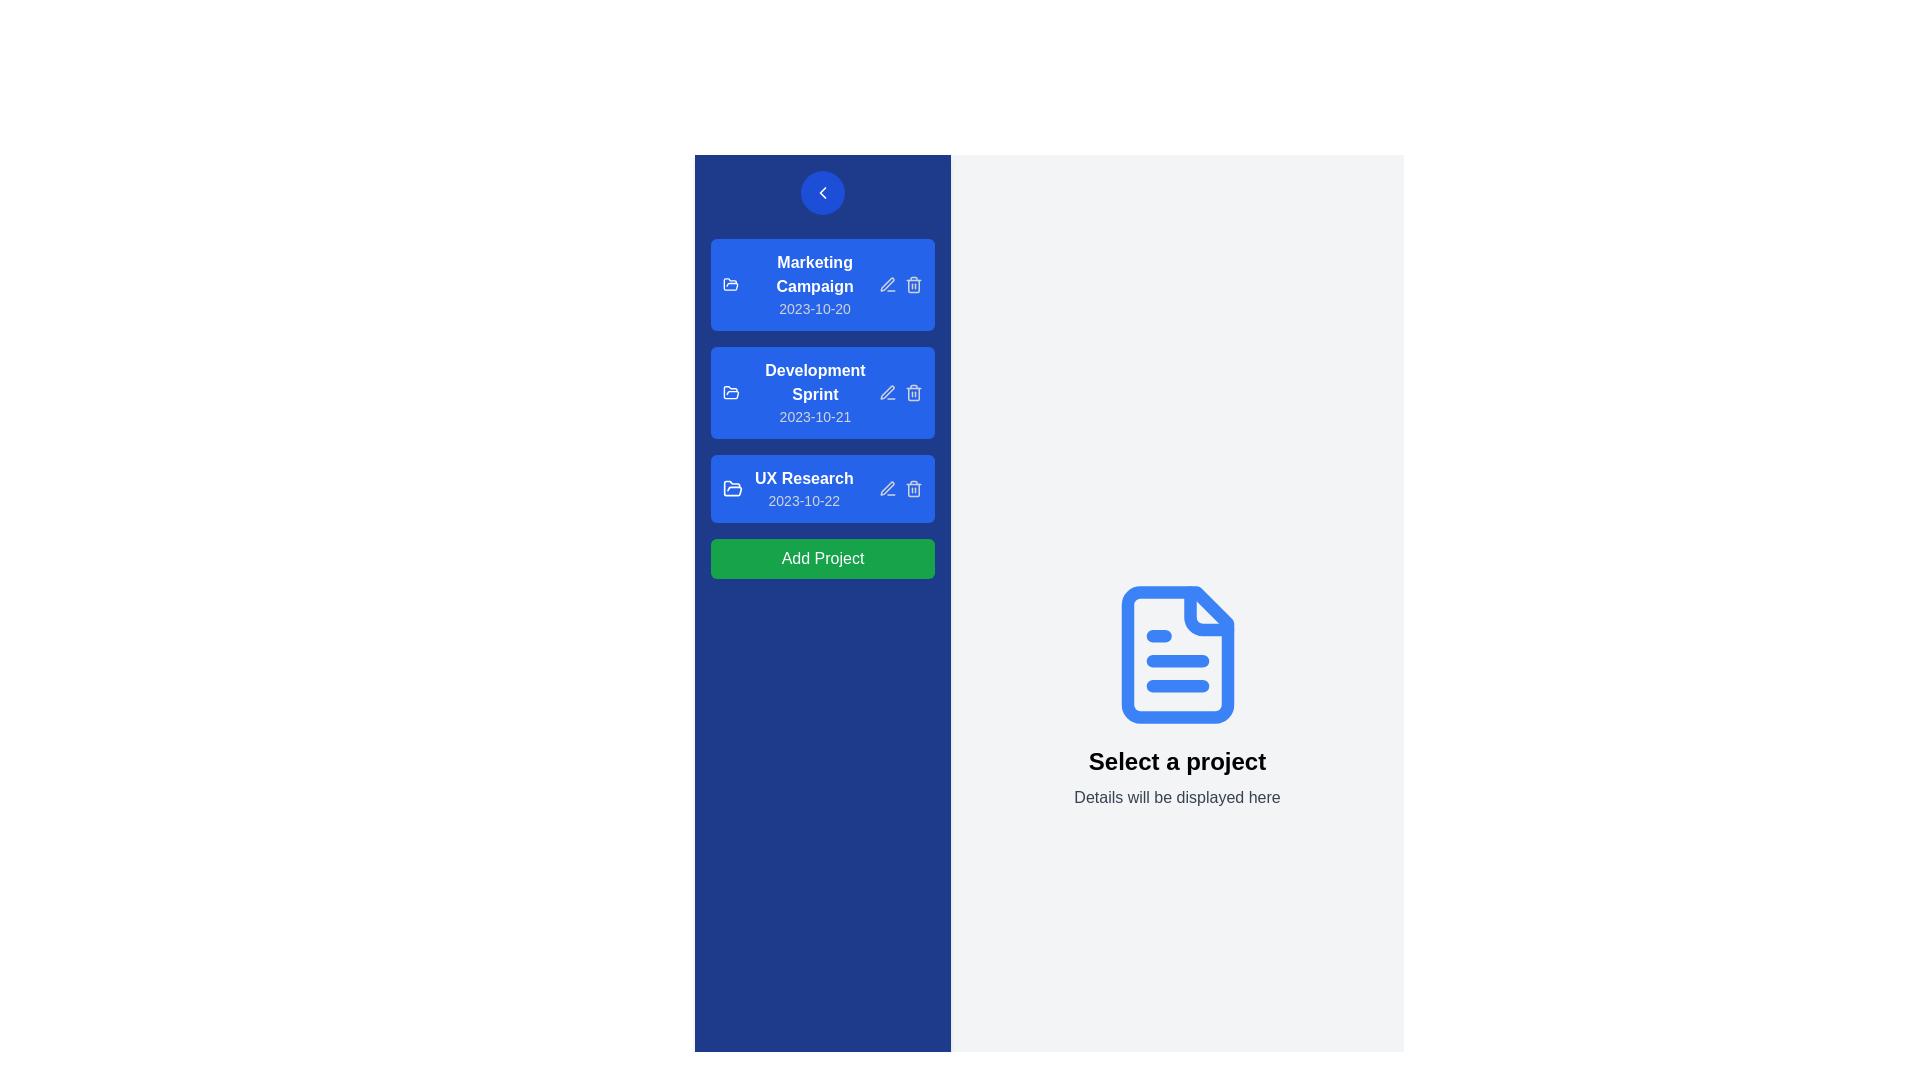 This screenshot has width=1920, height=1080. I want to click on the Pen icon button located to the right of the 'Development Sprint' text to initiate edit mode for the associated list item, so click(886, 392).